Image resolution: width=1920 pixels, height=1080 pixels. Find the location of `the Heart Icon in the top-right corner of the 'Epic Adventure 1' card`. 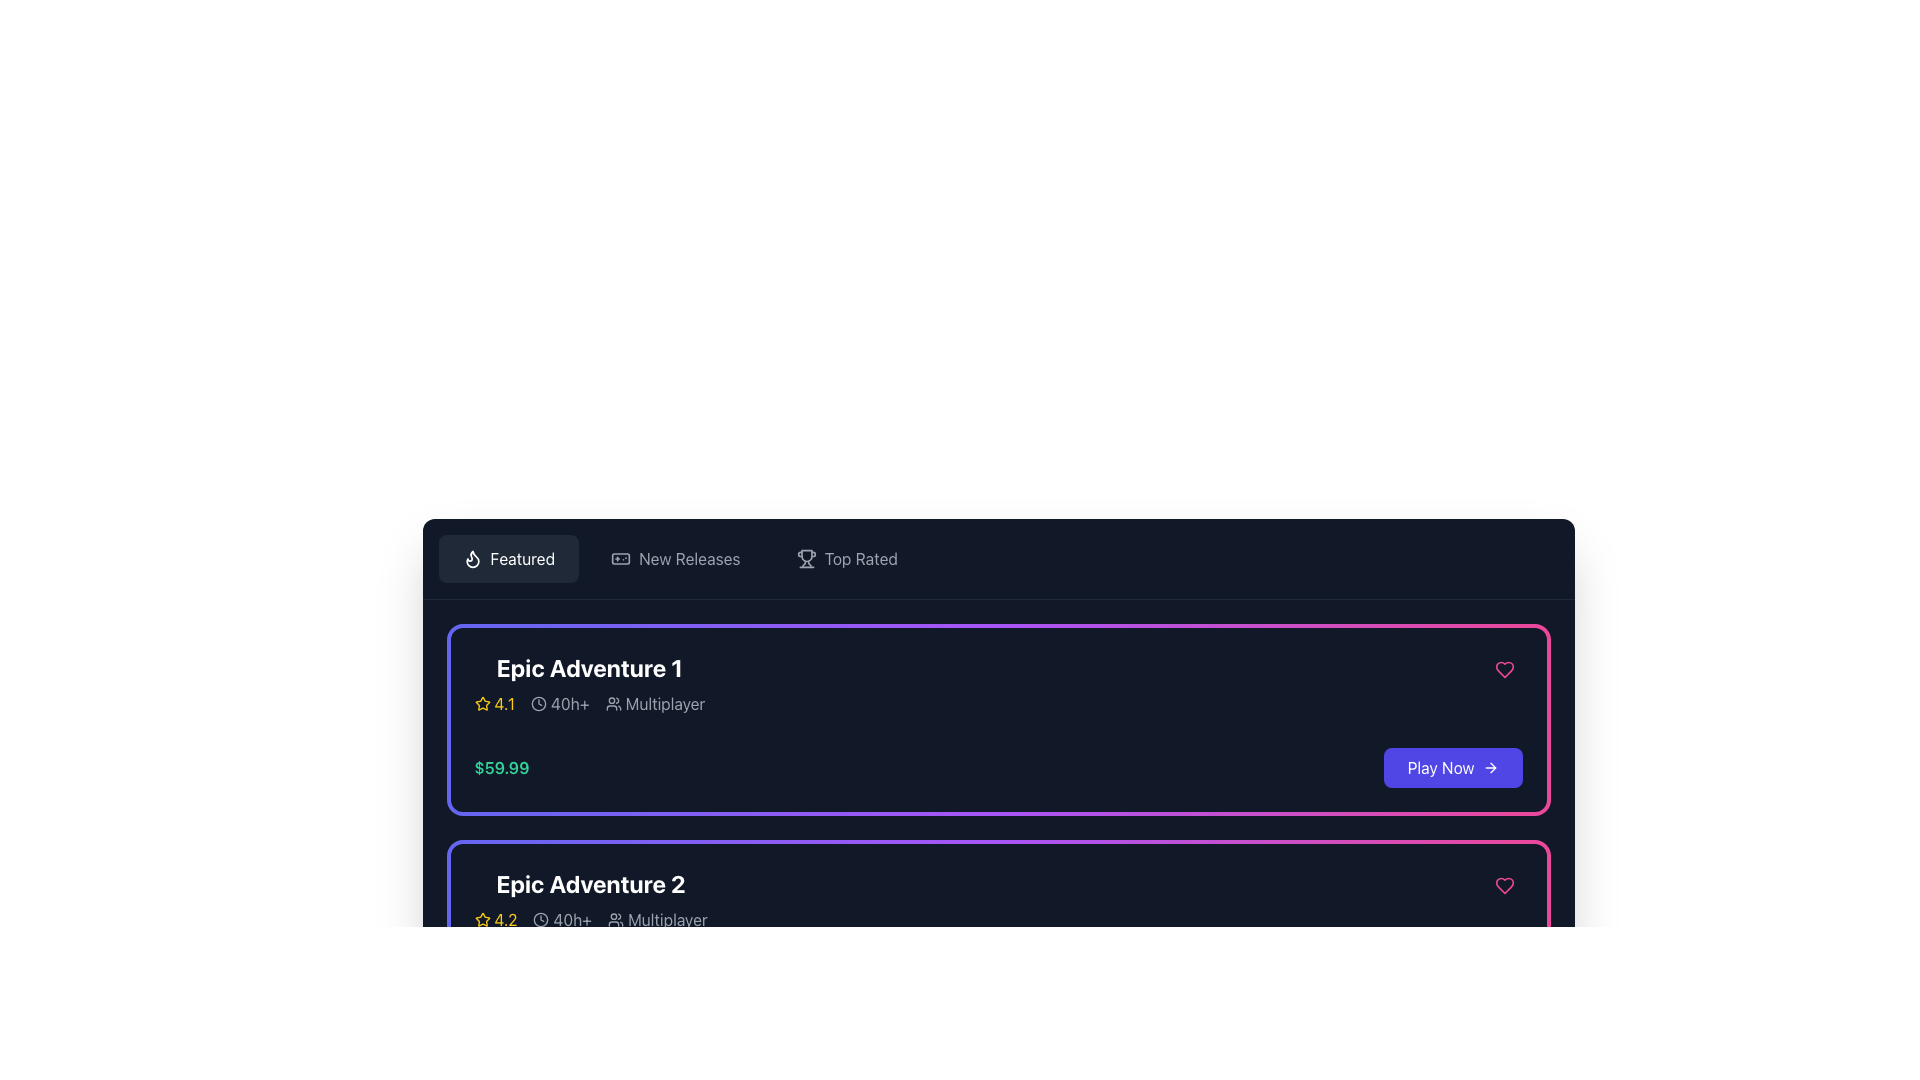

the Heart Icon in the top-right corner of the 'Epic Adventure 1' card is located at coordinates (1504, 885).